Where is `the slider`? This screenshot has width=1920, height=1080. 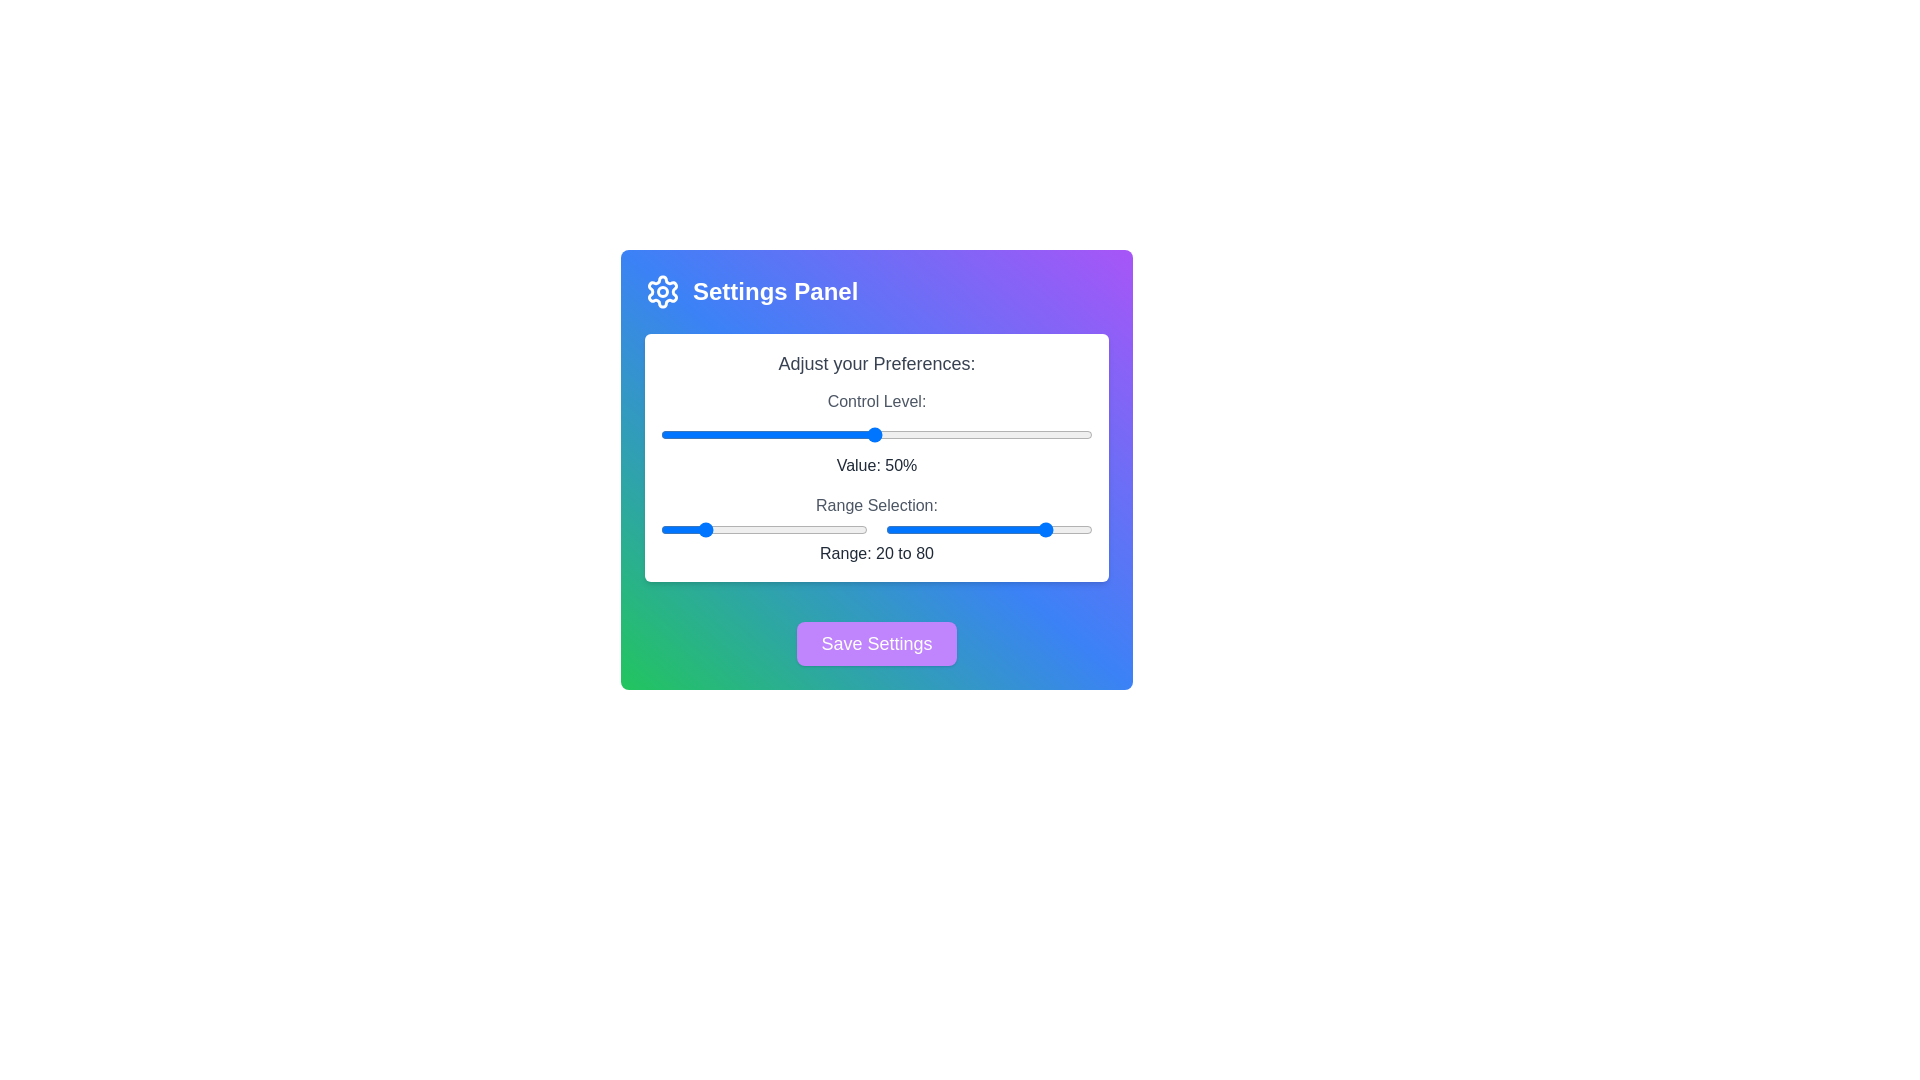
the slider is located at coordinates (951, 528).